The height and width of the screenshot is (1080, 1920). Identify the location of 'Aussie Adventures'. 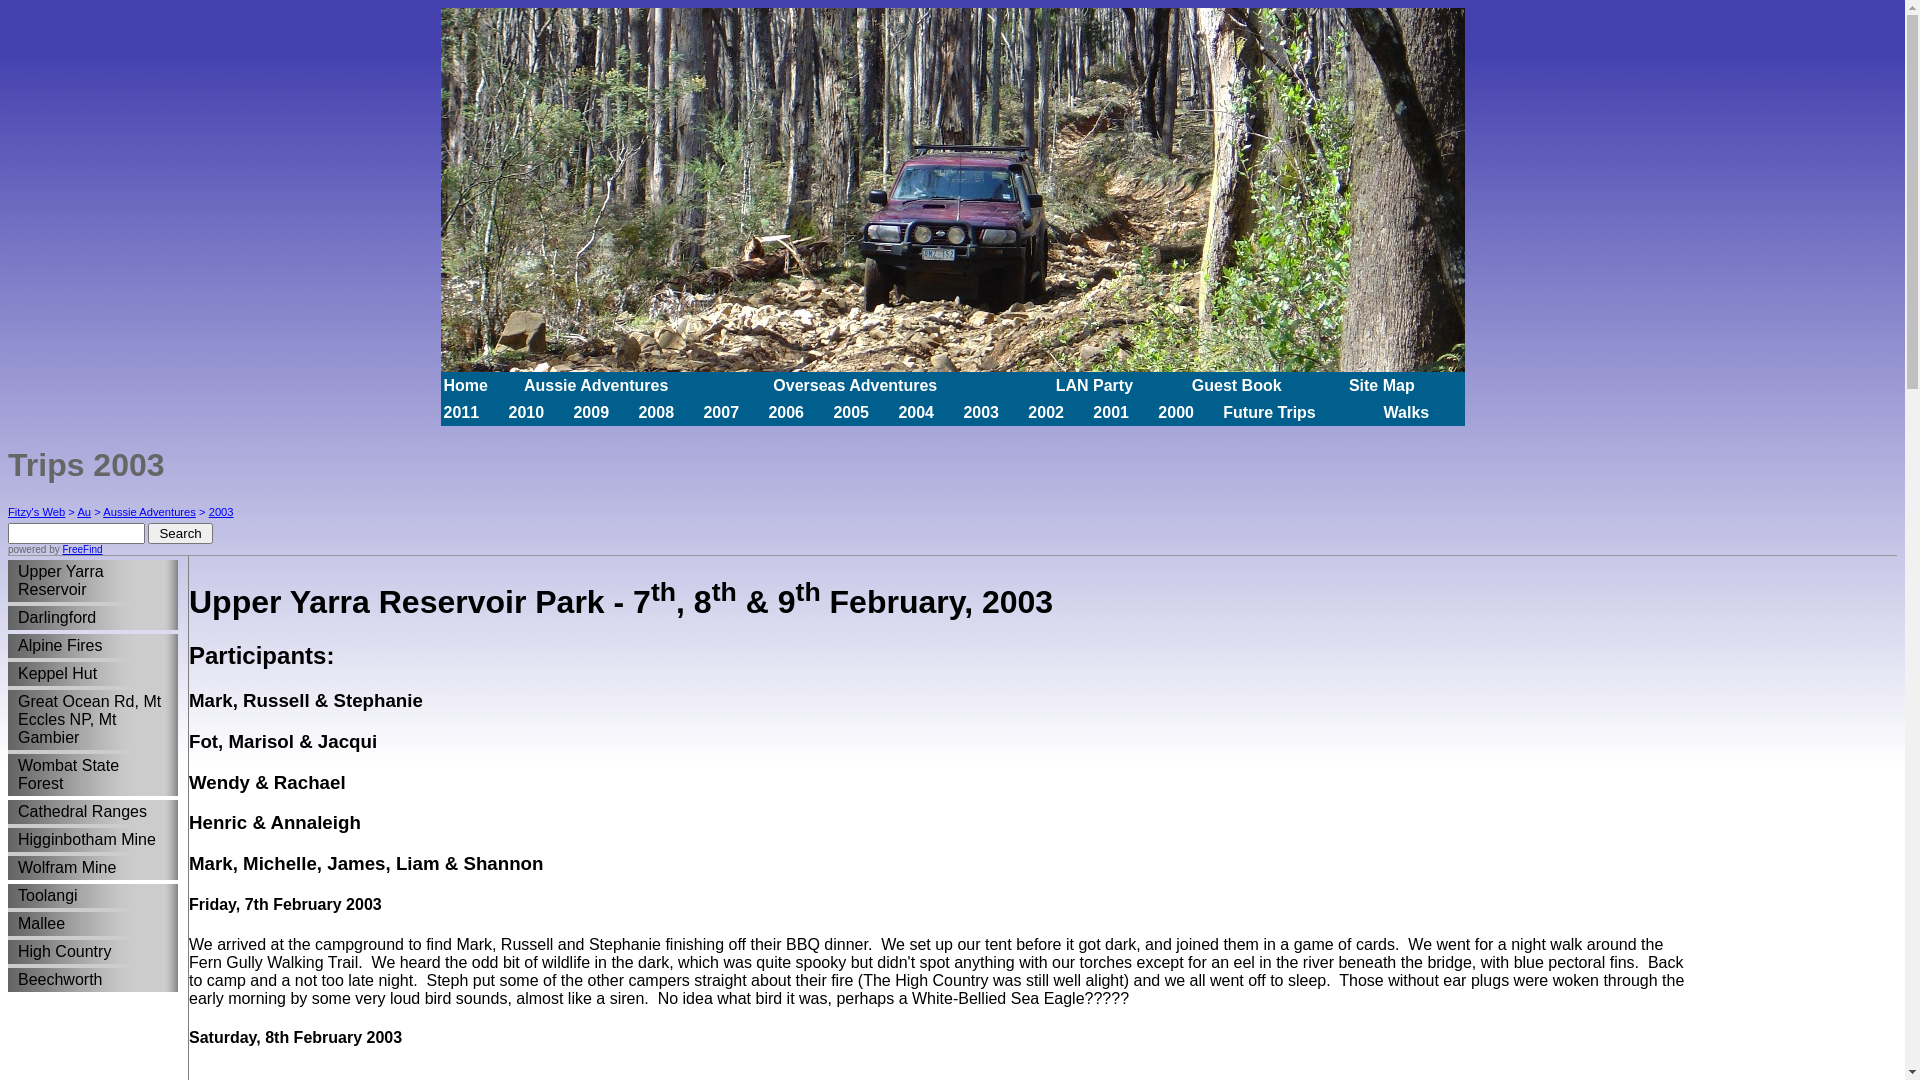
(594, 384).